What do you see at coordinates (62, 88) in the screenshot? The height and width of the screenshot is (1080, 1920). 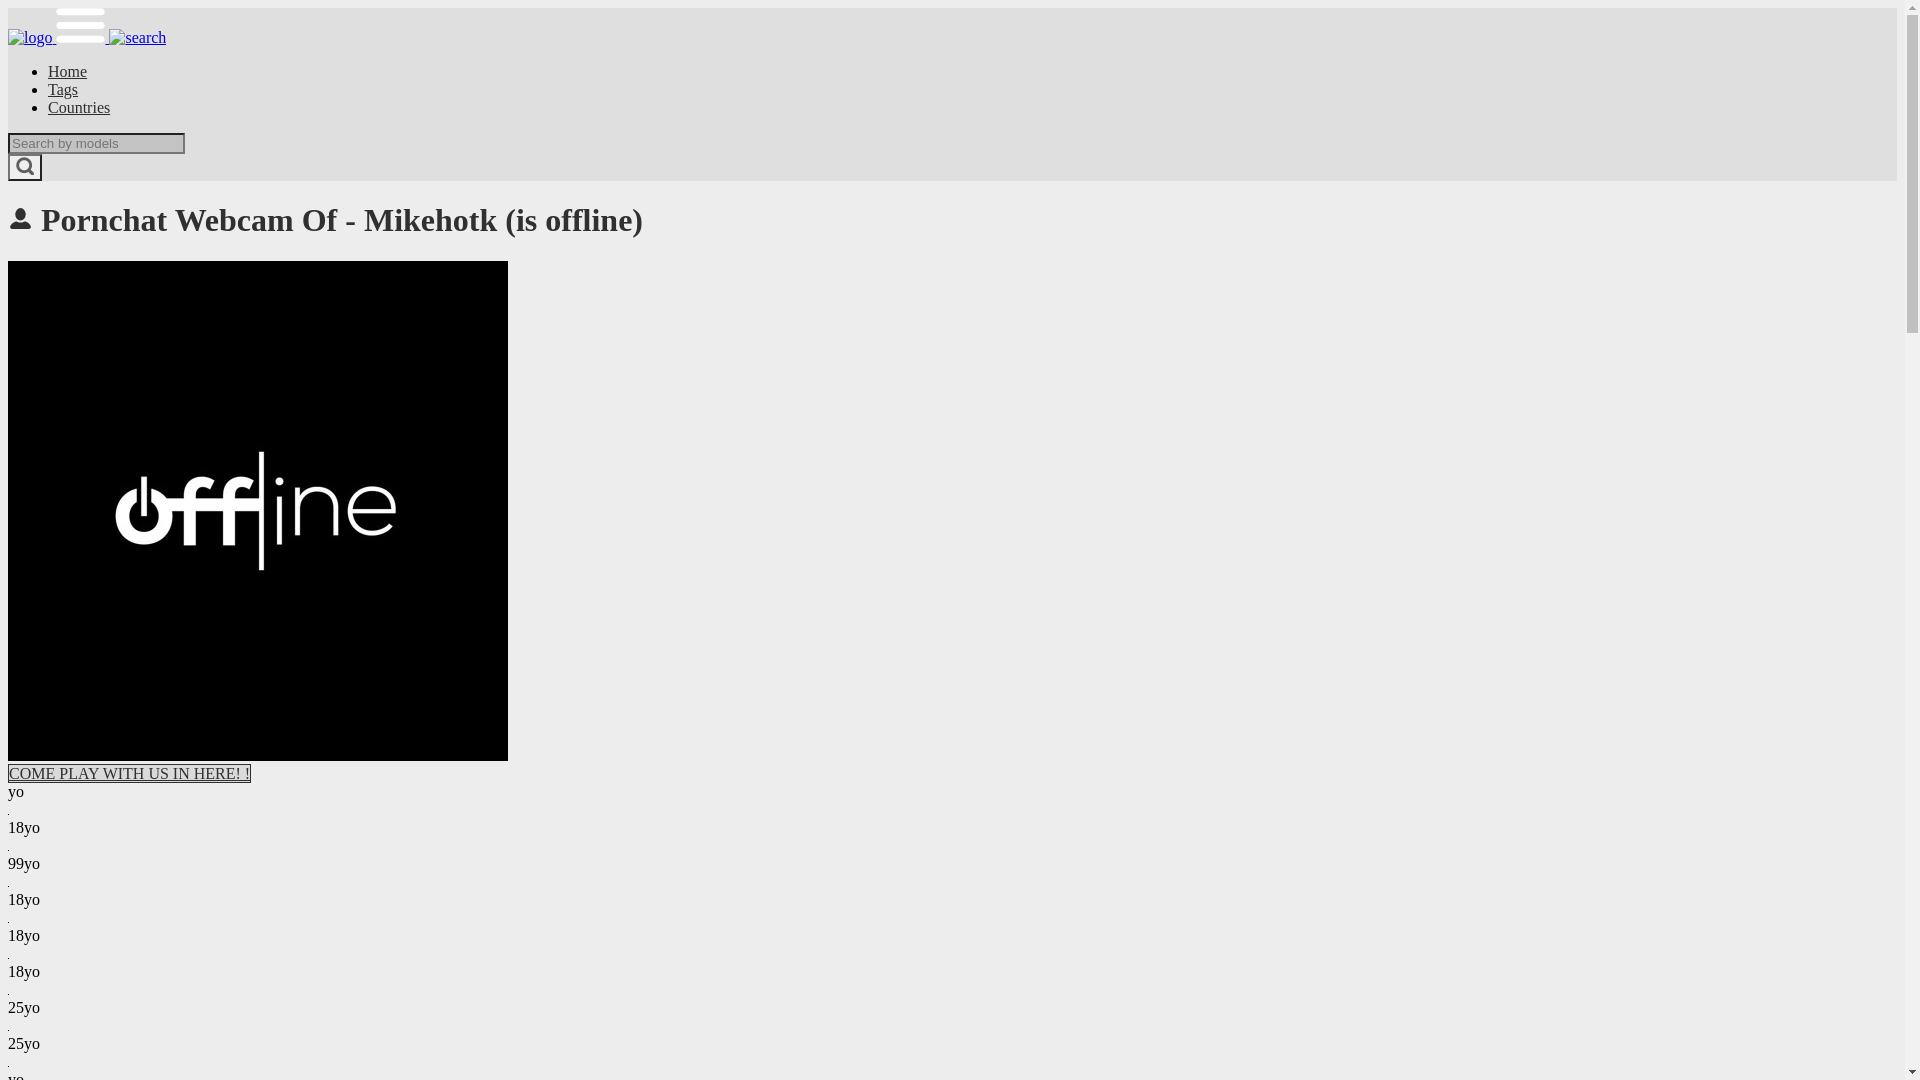 I see `'Tags'` at bounding box center [62, 88].